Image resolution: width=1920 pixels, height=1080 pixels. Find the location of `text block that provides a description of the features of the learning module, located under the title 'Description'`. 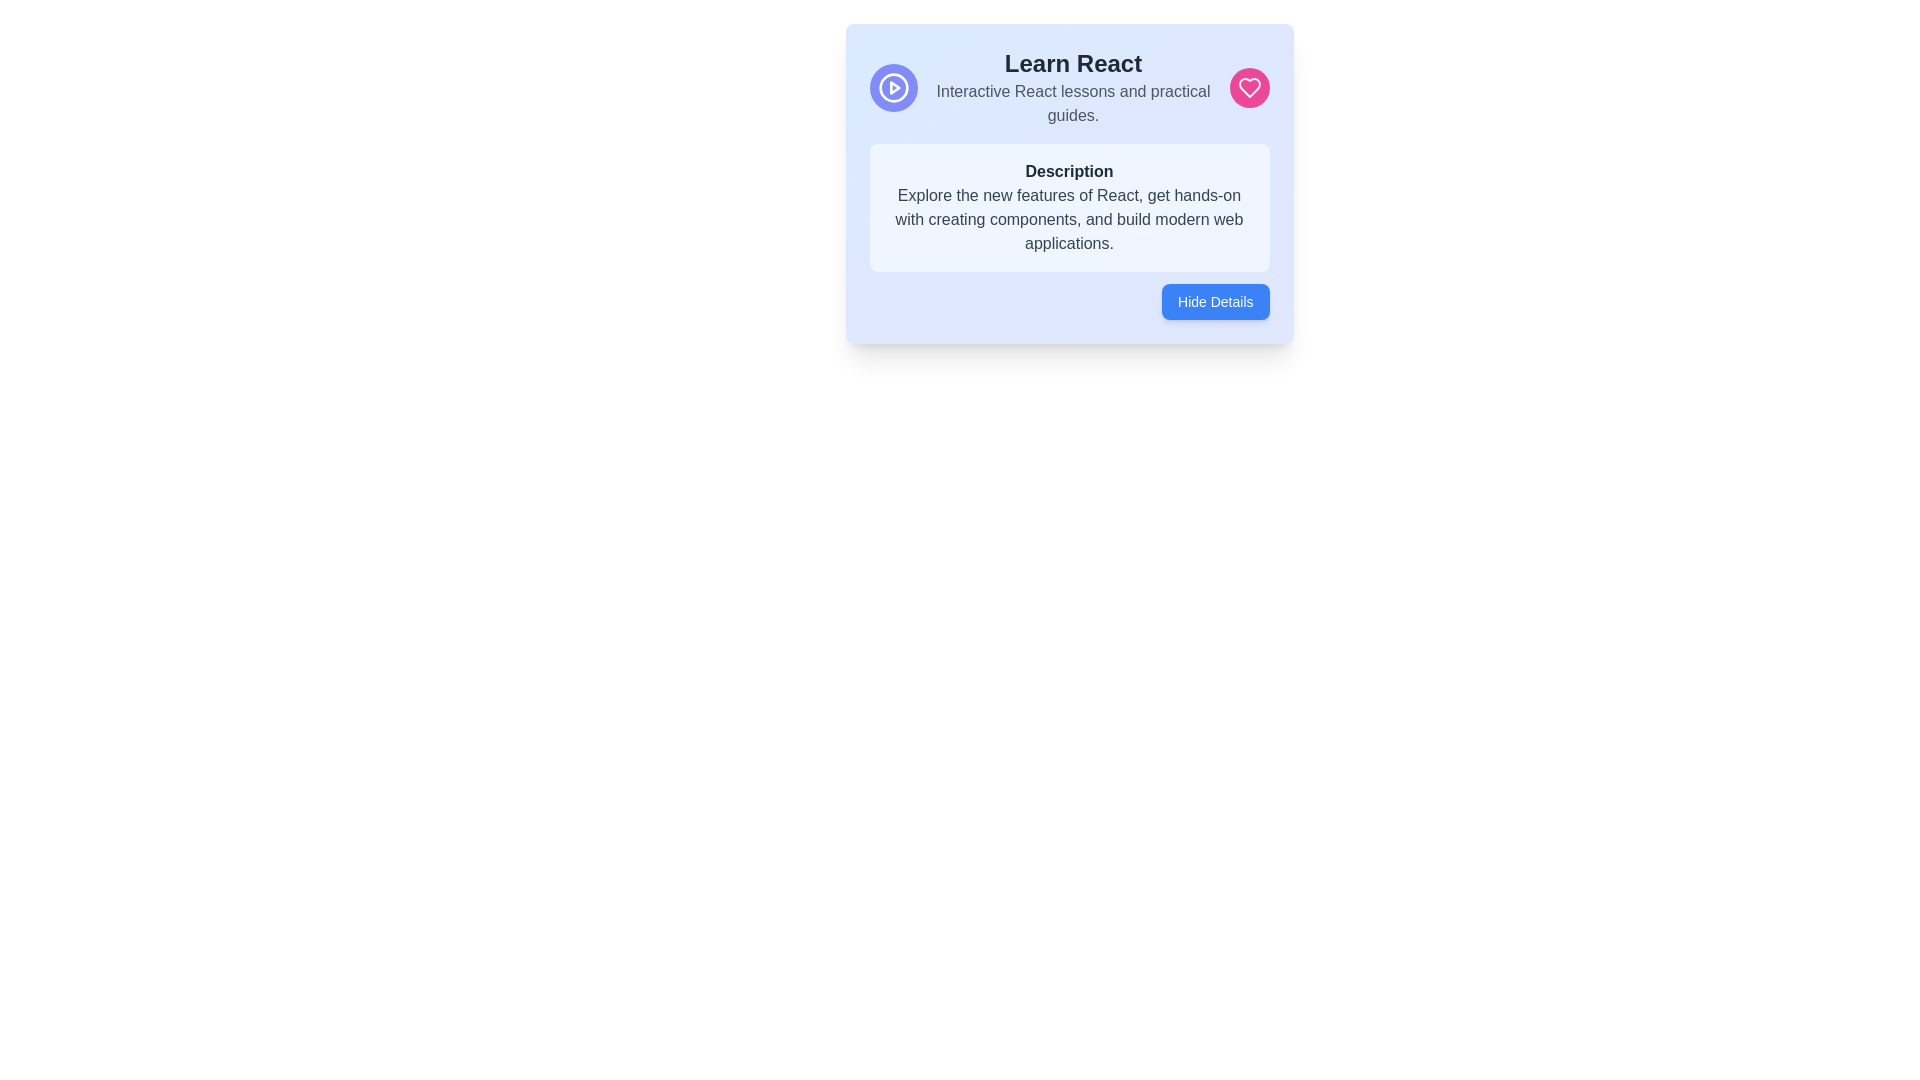

text block that provides a description of the features of the learning module, located under the title 'Description' is located at coordinates (1068, 219).